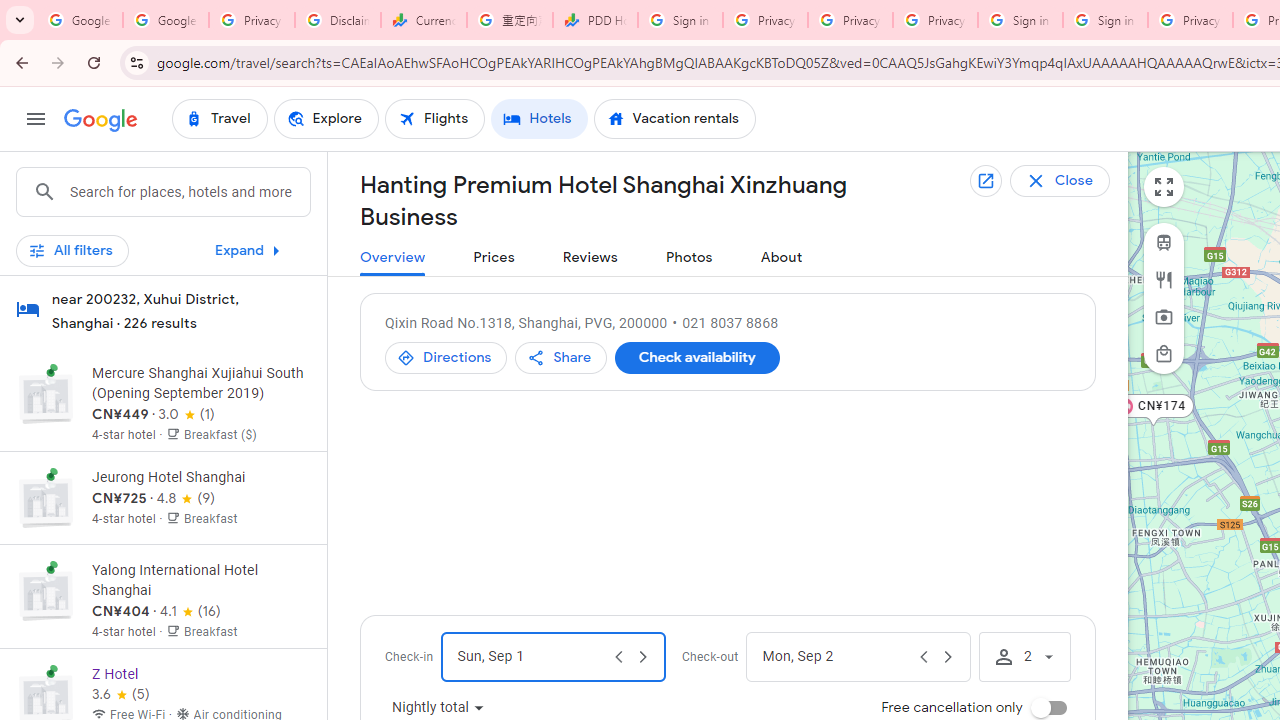 This screenshot has height=720, width=1280. I want to click on 'Expand', so click(250, 249).